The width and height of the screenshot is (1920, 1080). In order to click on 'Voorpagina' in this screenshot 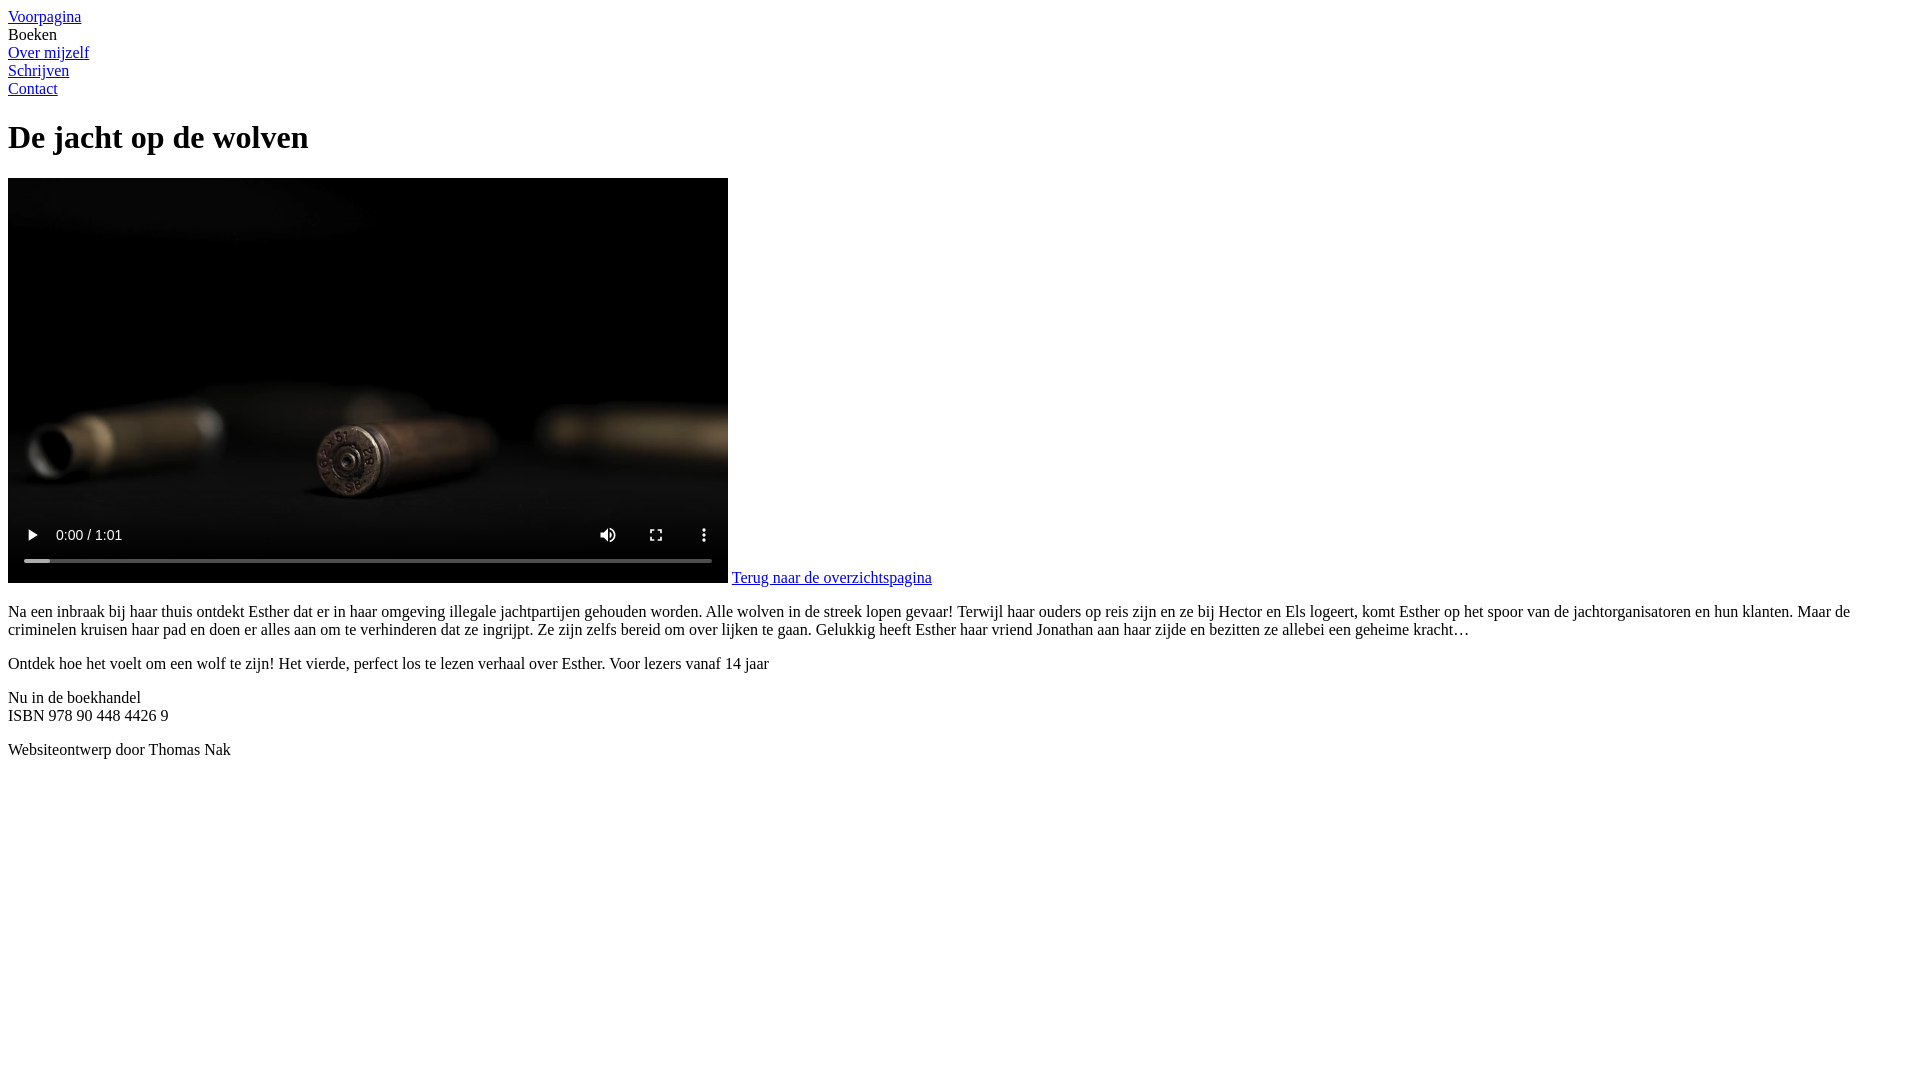, I will do `click(960, 16)`.